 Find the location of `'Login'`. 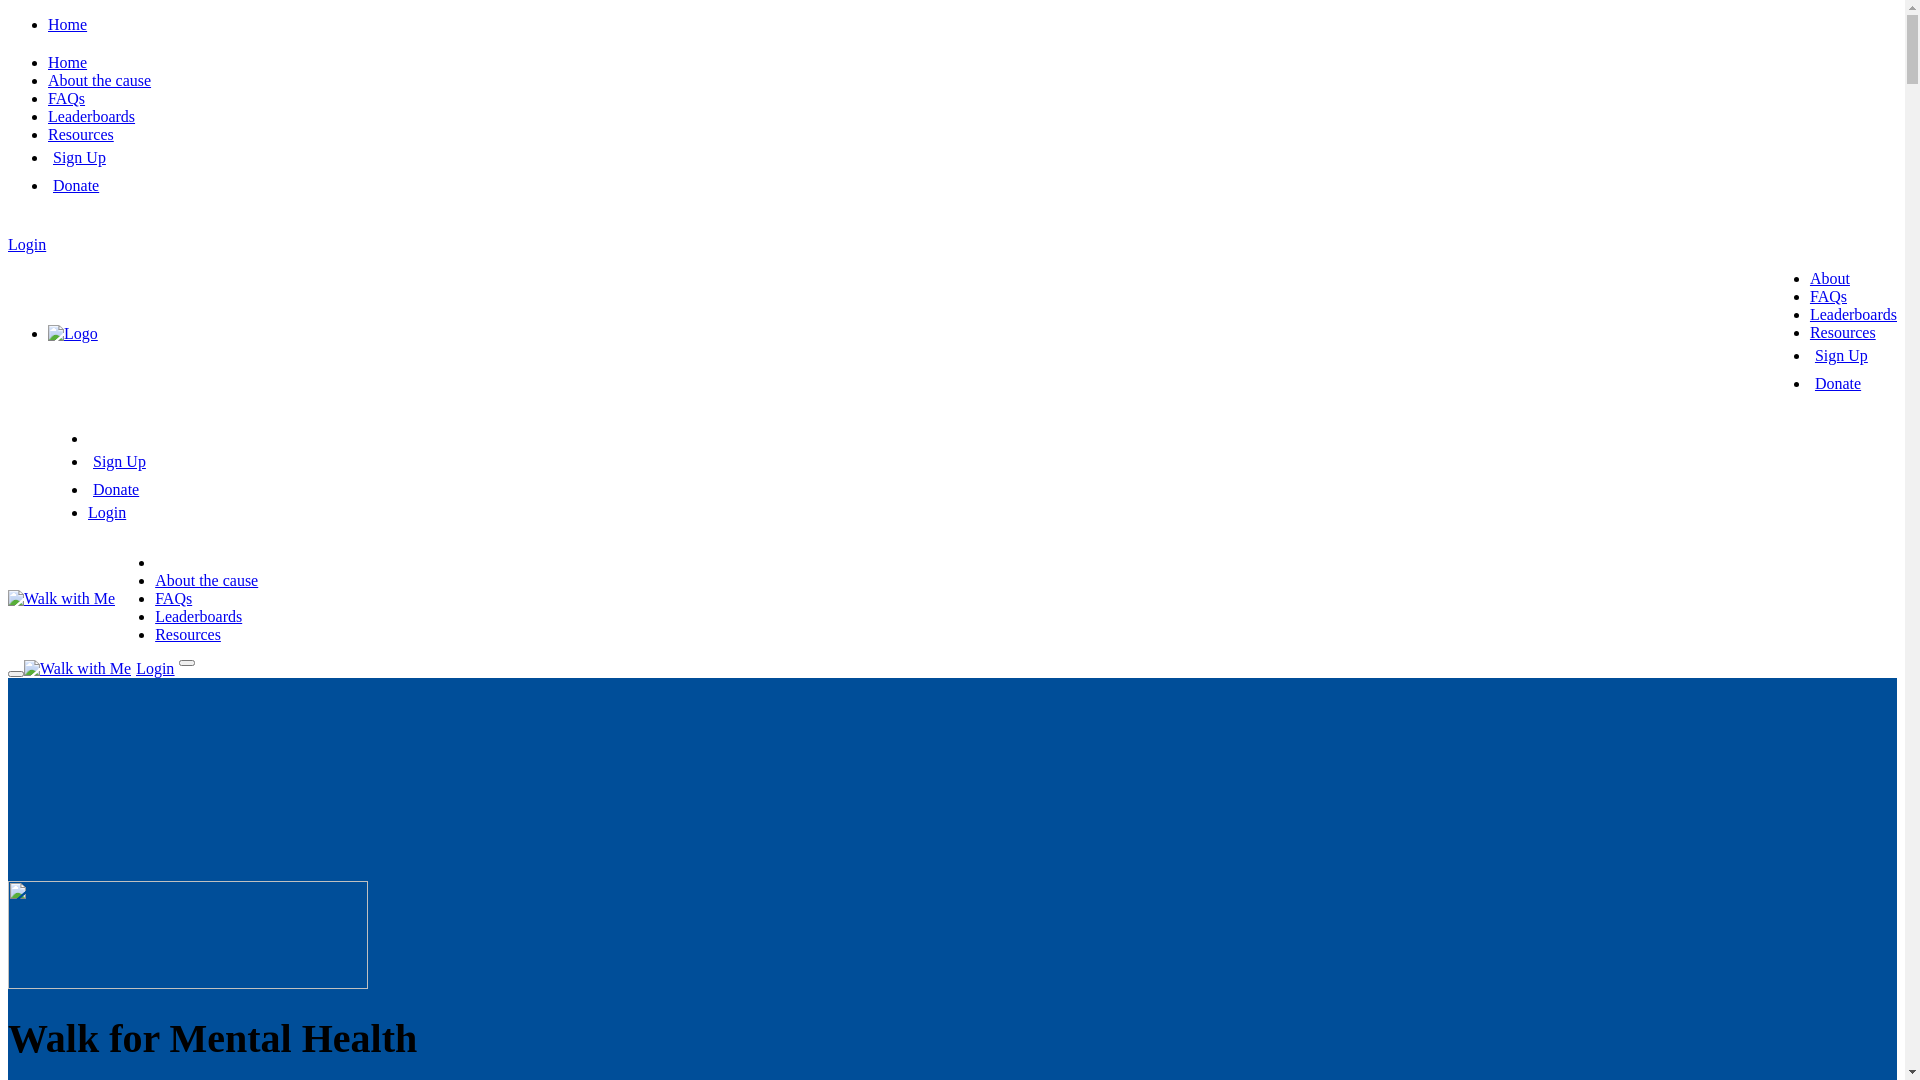

'Login' is located at coordinates (27, 243).